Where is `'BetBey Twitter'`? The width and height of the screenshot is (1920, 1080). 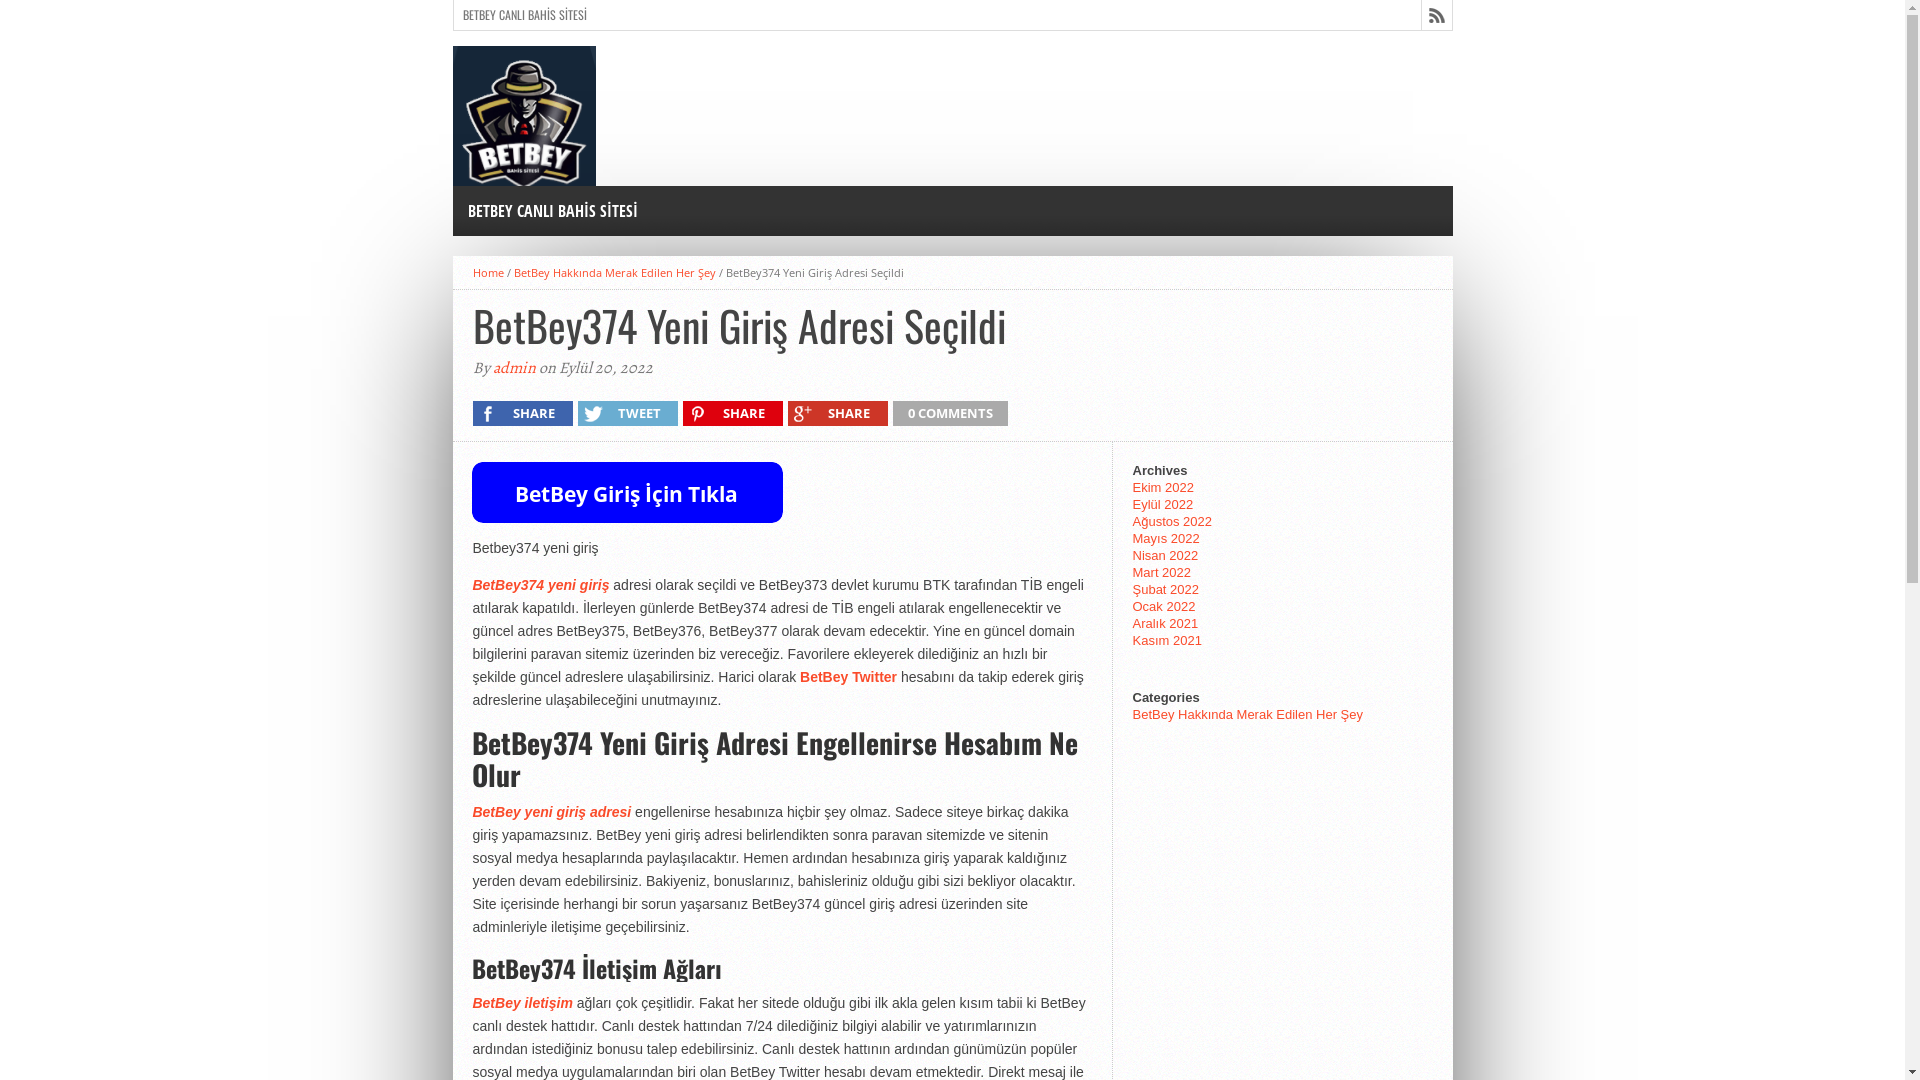 'BetBey Twitter' is located at coordinates (848, 676).